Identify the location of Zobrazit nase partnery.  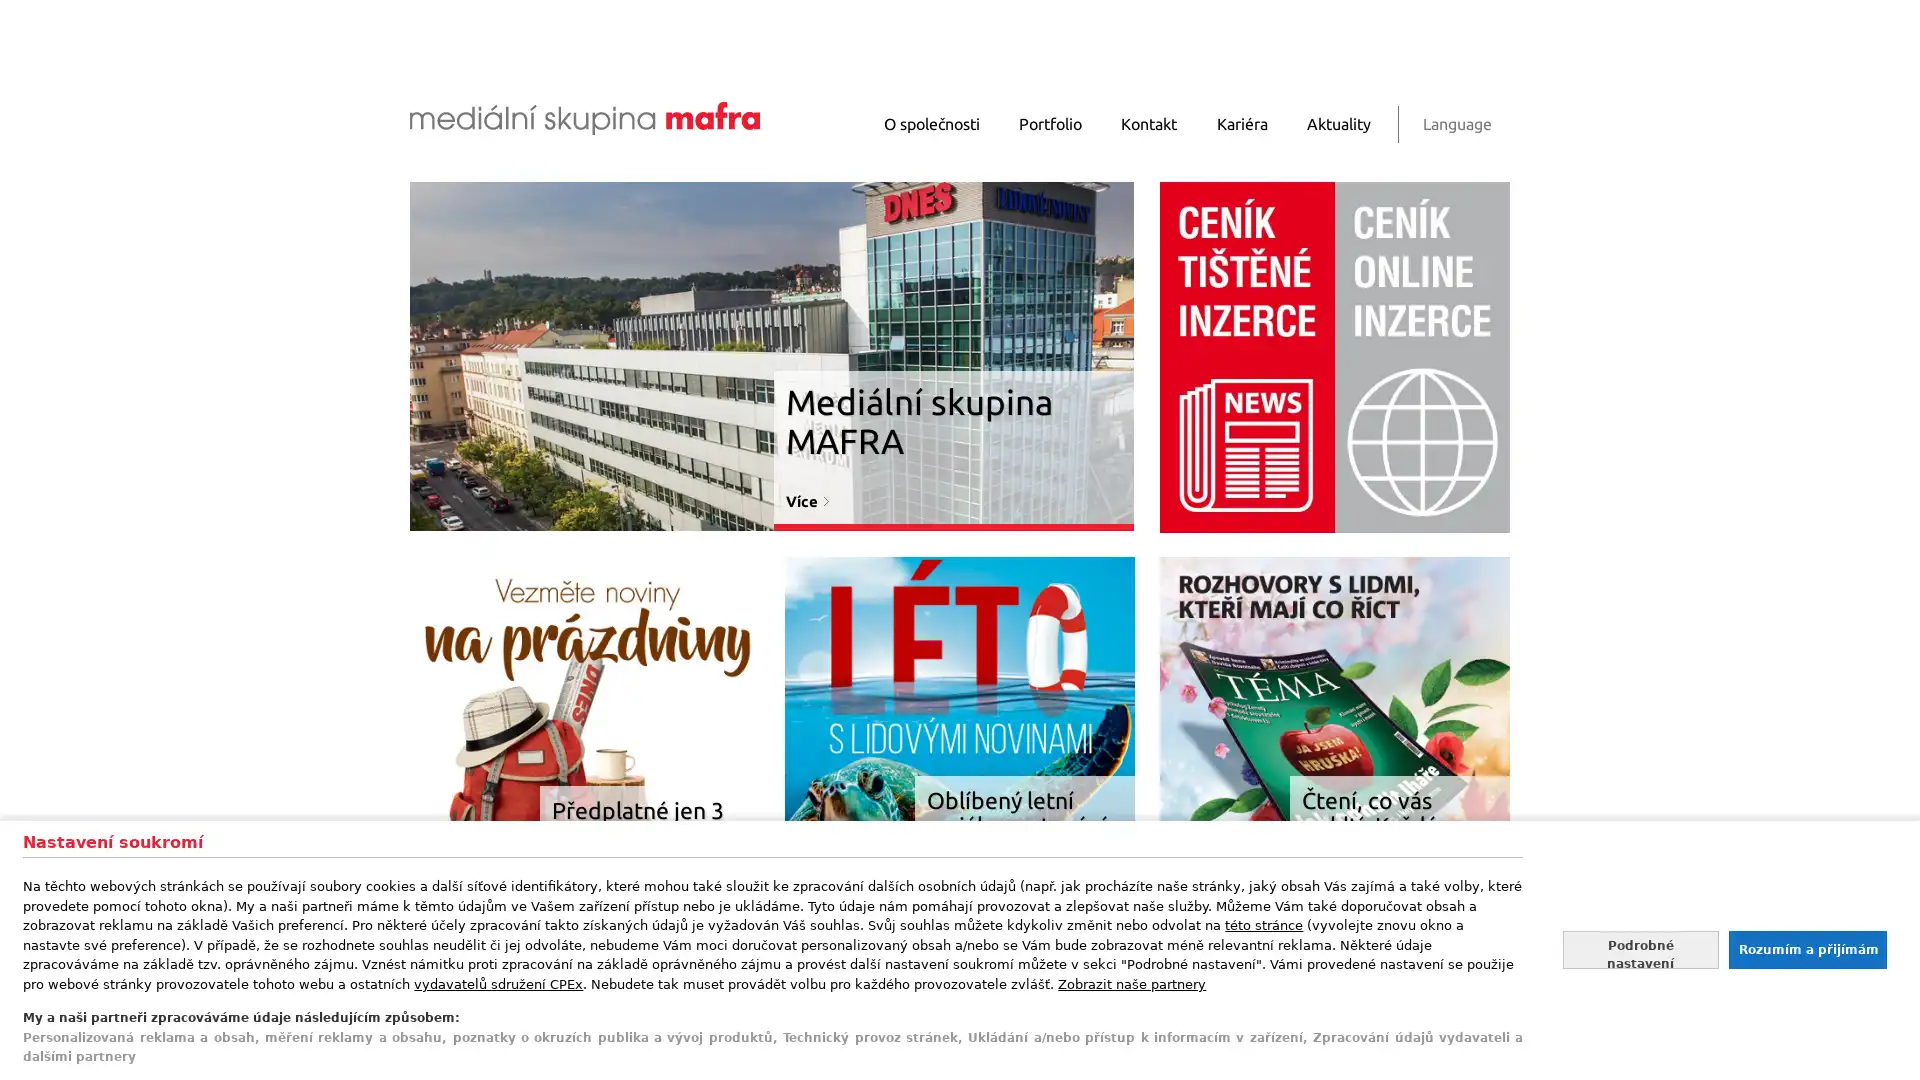
(1132, 982).